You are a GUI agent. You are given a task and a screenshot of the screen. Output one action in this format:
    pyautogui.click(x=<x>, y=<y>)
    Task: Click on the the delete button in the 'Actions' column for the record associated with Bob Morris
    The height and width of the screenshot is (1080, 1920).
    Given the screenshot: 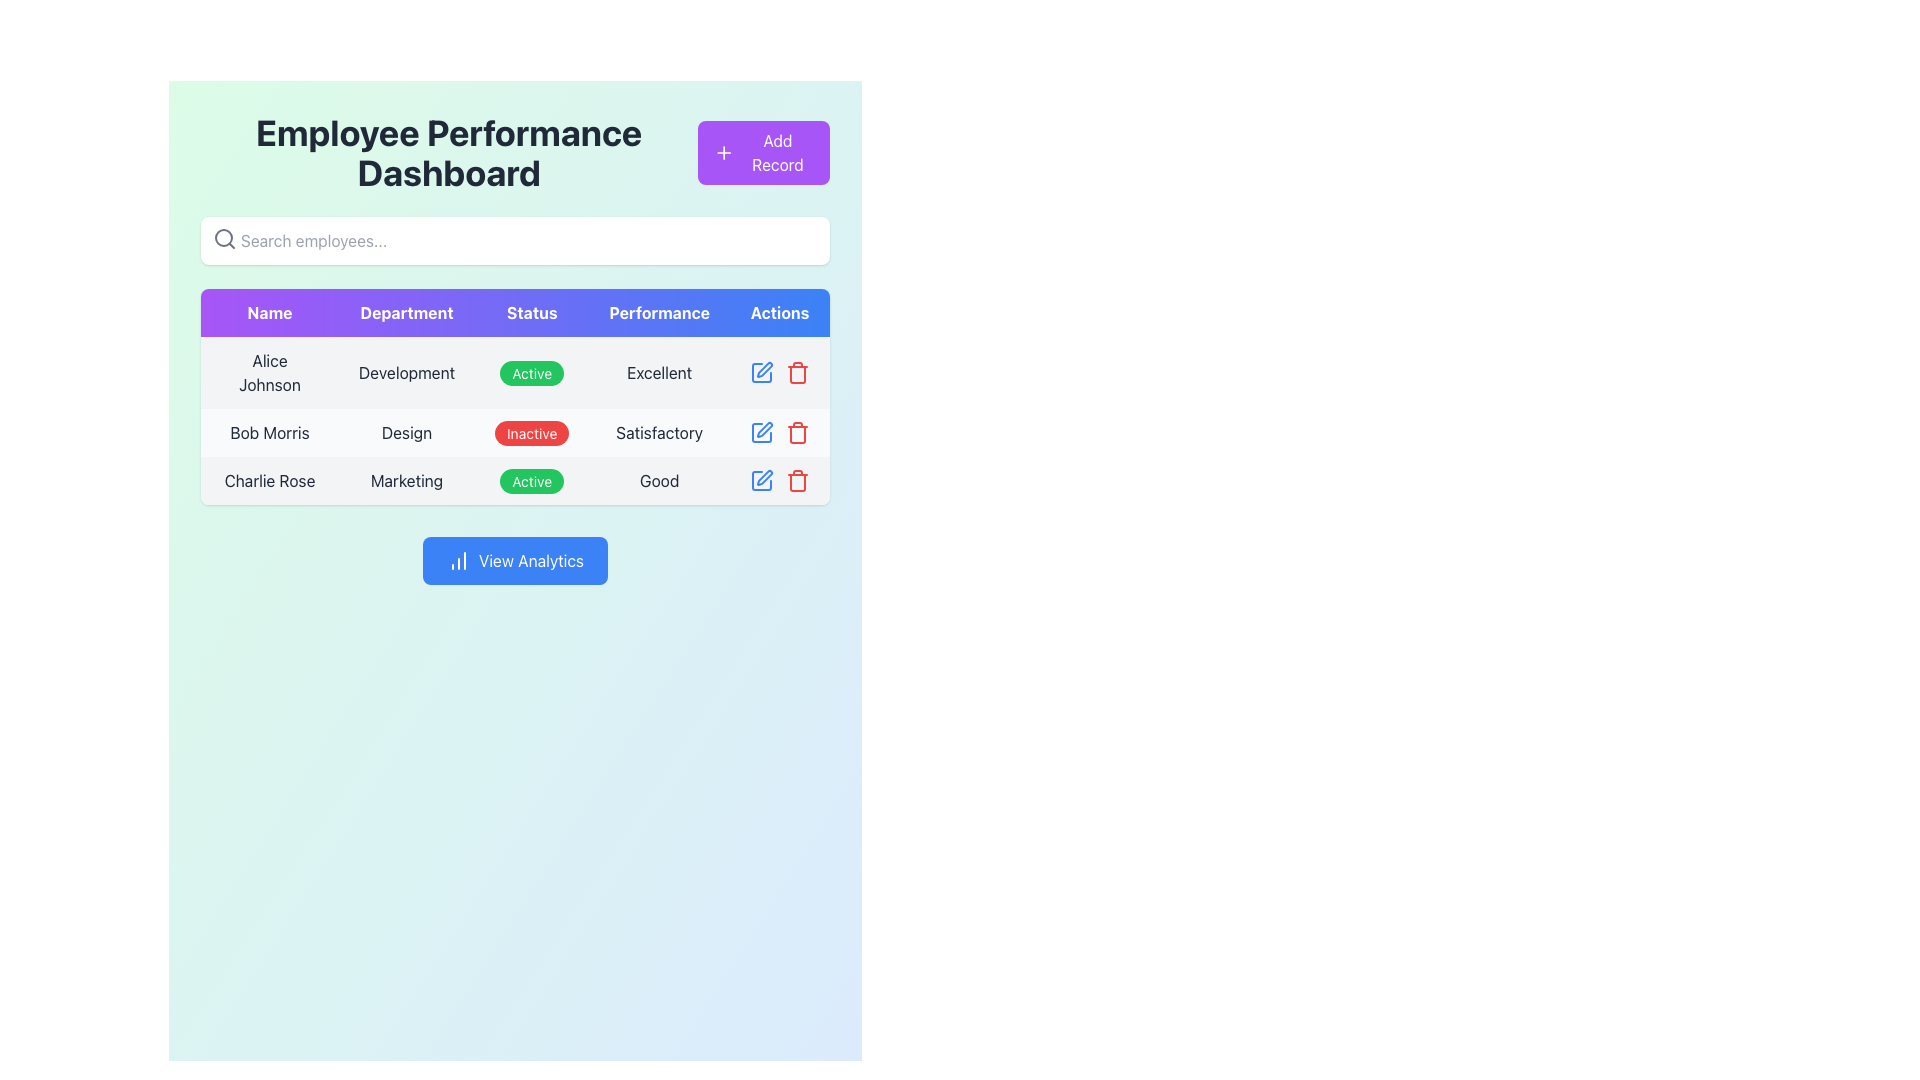 What is the action you would take?
    pyautogui.click(x=796, y=431)
    